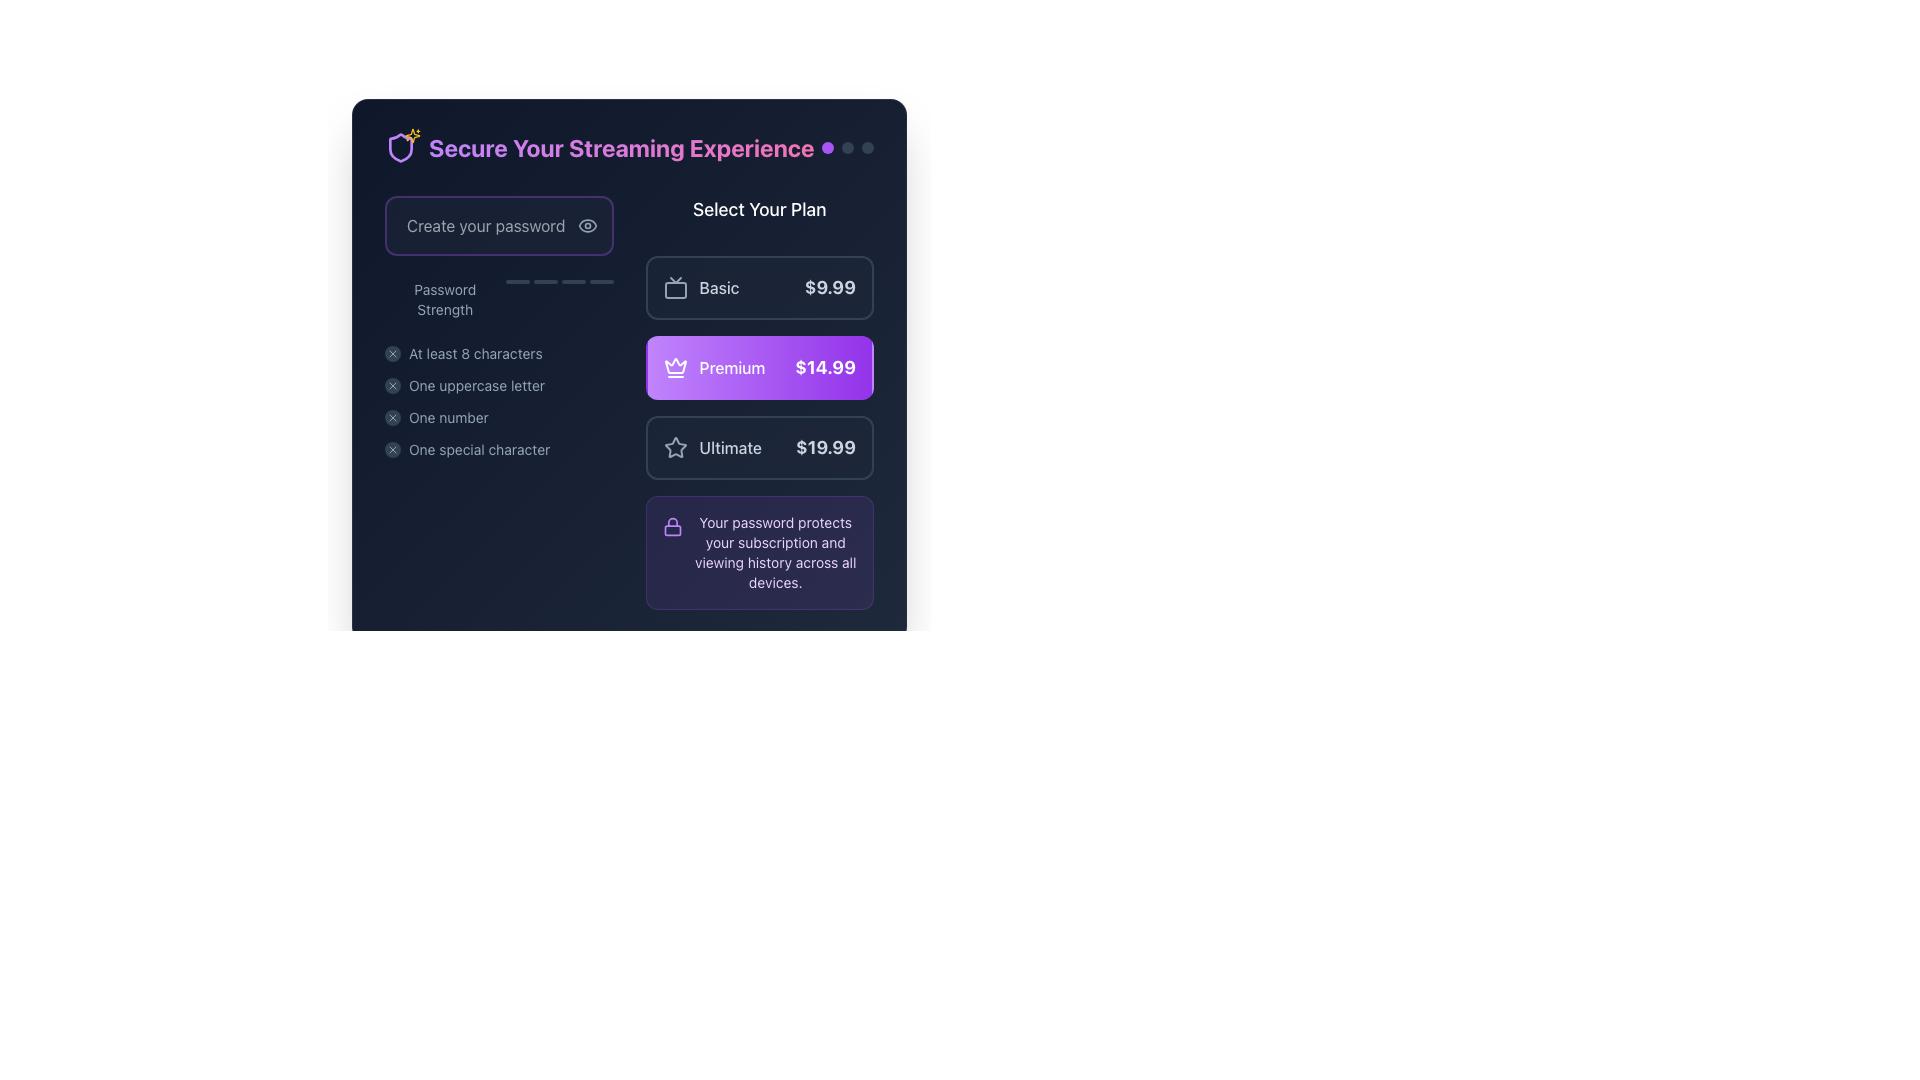 This screenshot has height=1080, width=1920. I want to click on the visual change in the second progress indicator bar, which is a horizontally elongated rectangle with rounded edges, dark gray in color, located beneath the 'Password Strength' label, so click(545, 281).